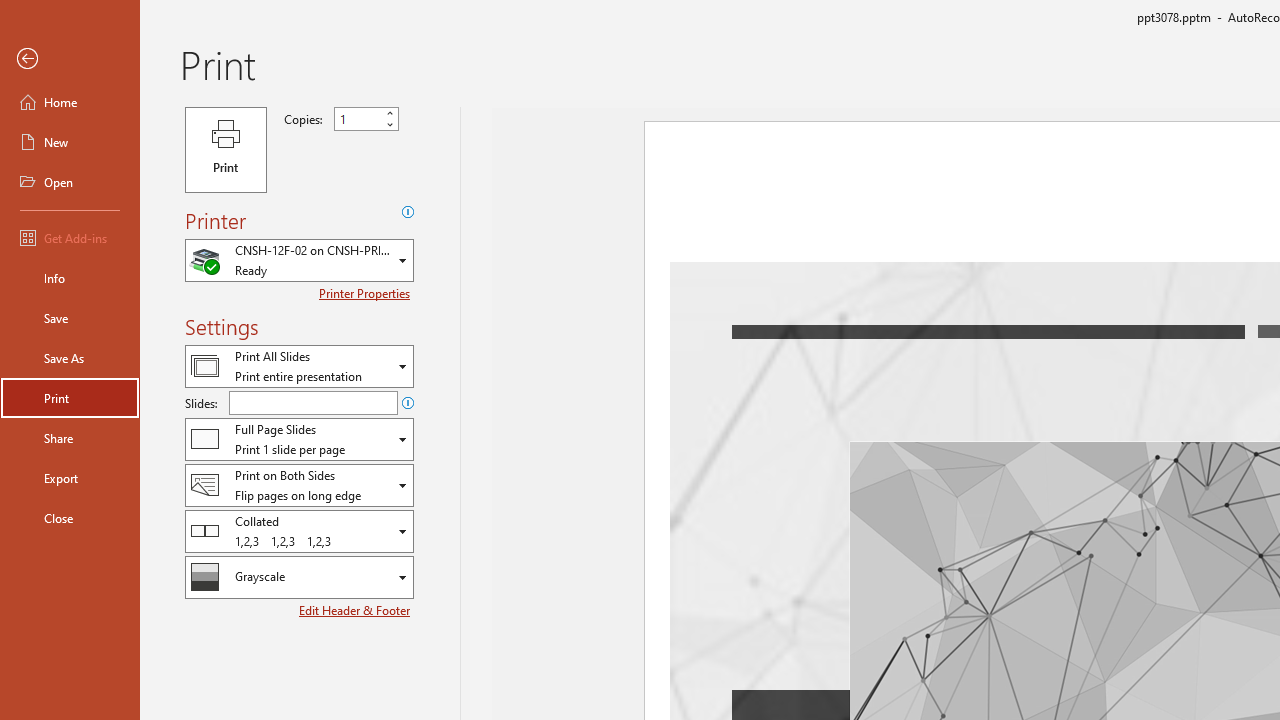  What do you see at coordinates (298, 366) in the screenshot?
I see `'Print What'` at bounding box center [298, 366].